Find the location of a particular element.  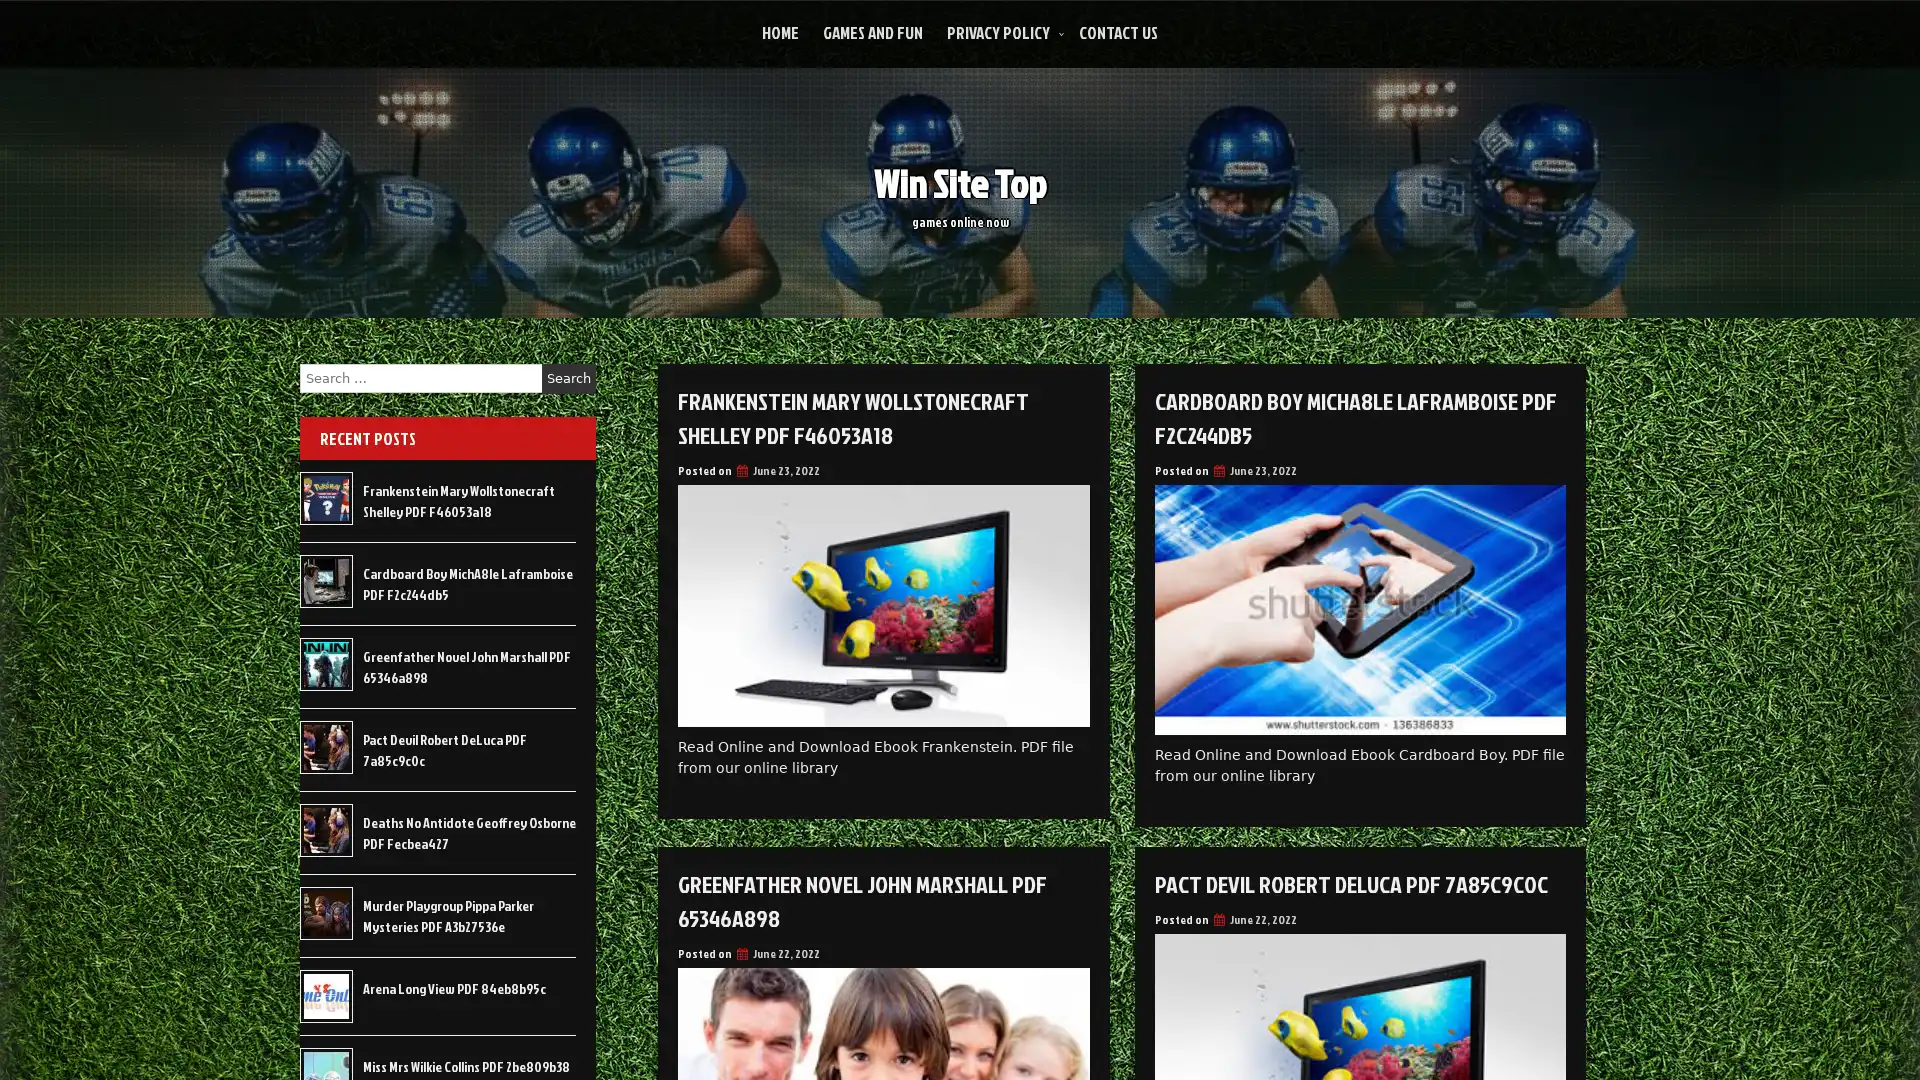

Search is located at coordinates (568, 378).